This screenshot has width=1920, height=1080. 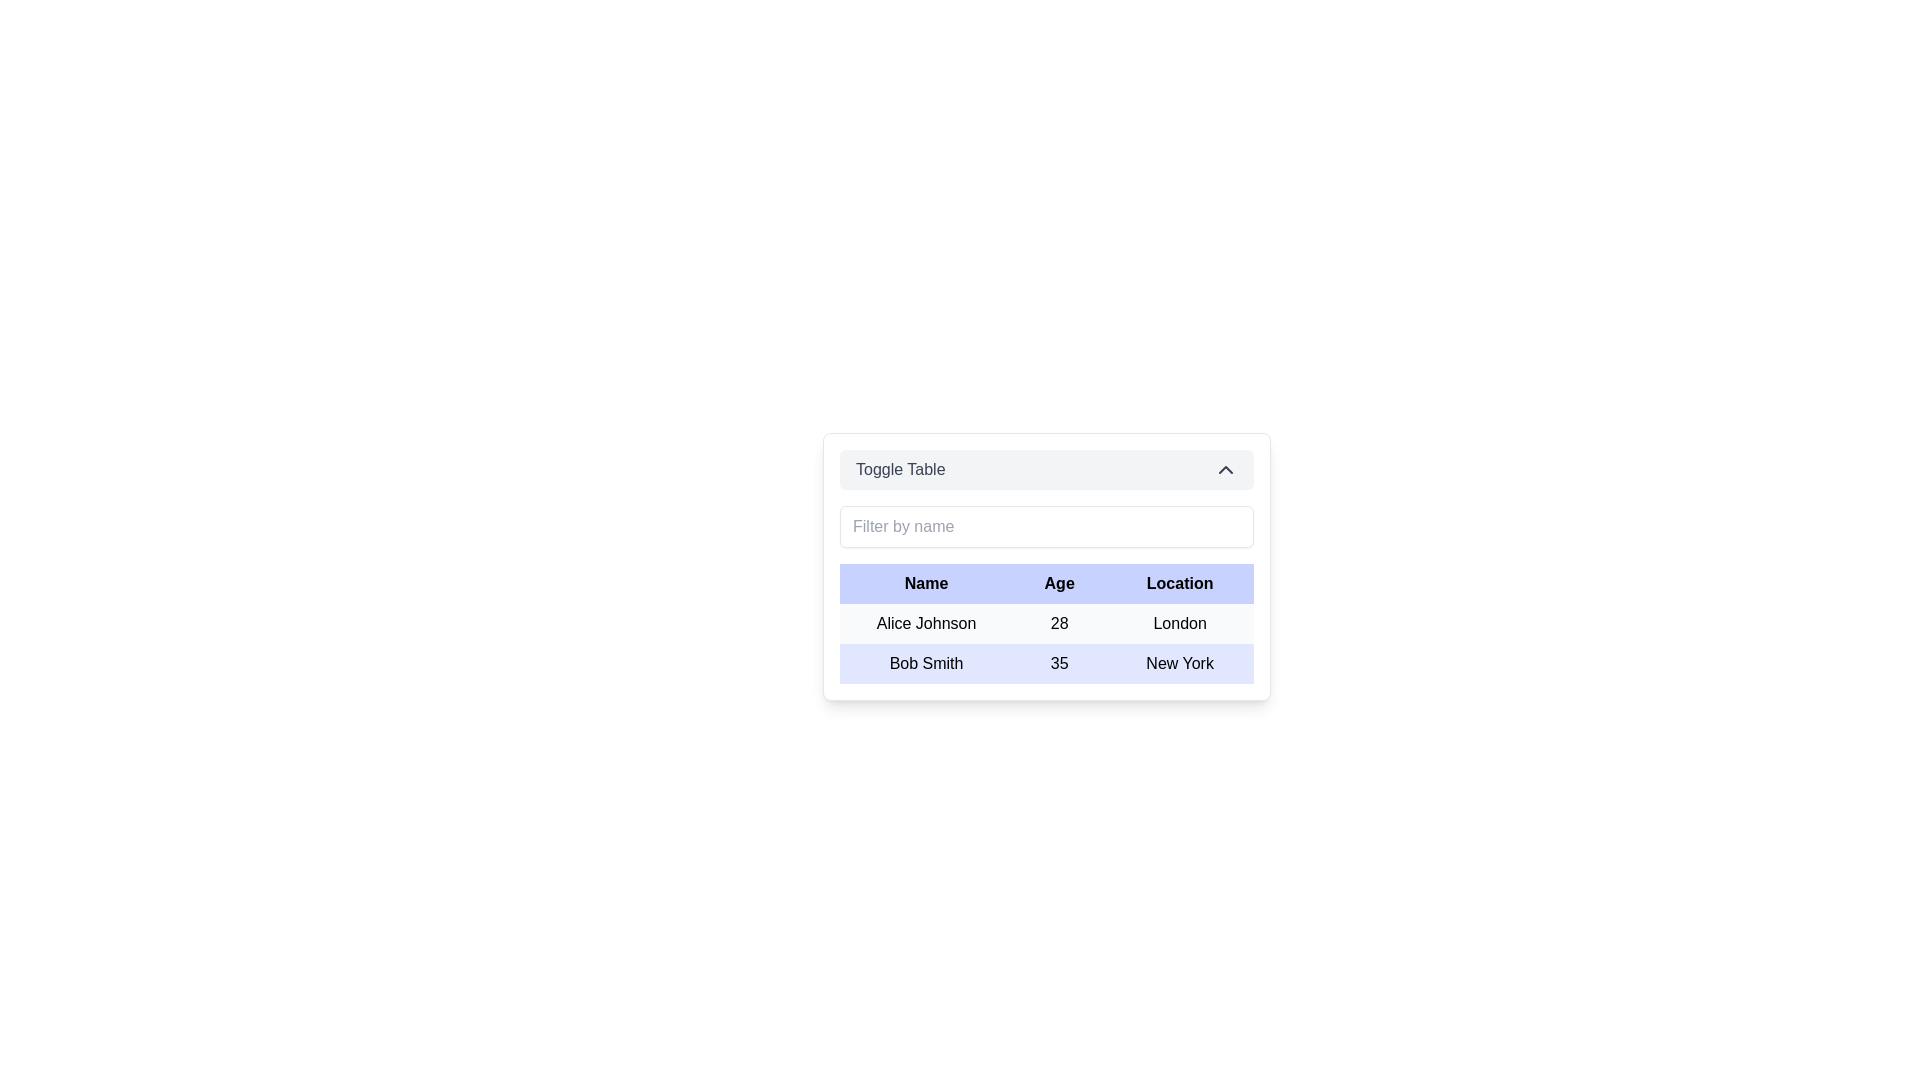 What do you see at coordinates (1180, 663) in the screenshot?
I see `the Text Label displaying 'New York' in the 'Location' column of the second row in the table` at bounding box center [1180, 663].